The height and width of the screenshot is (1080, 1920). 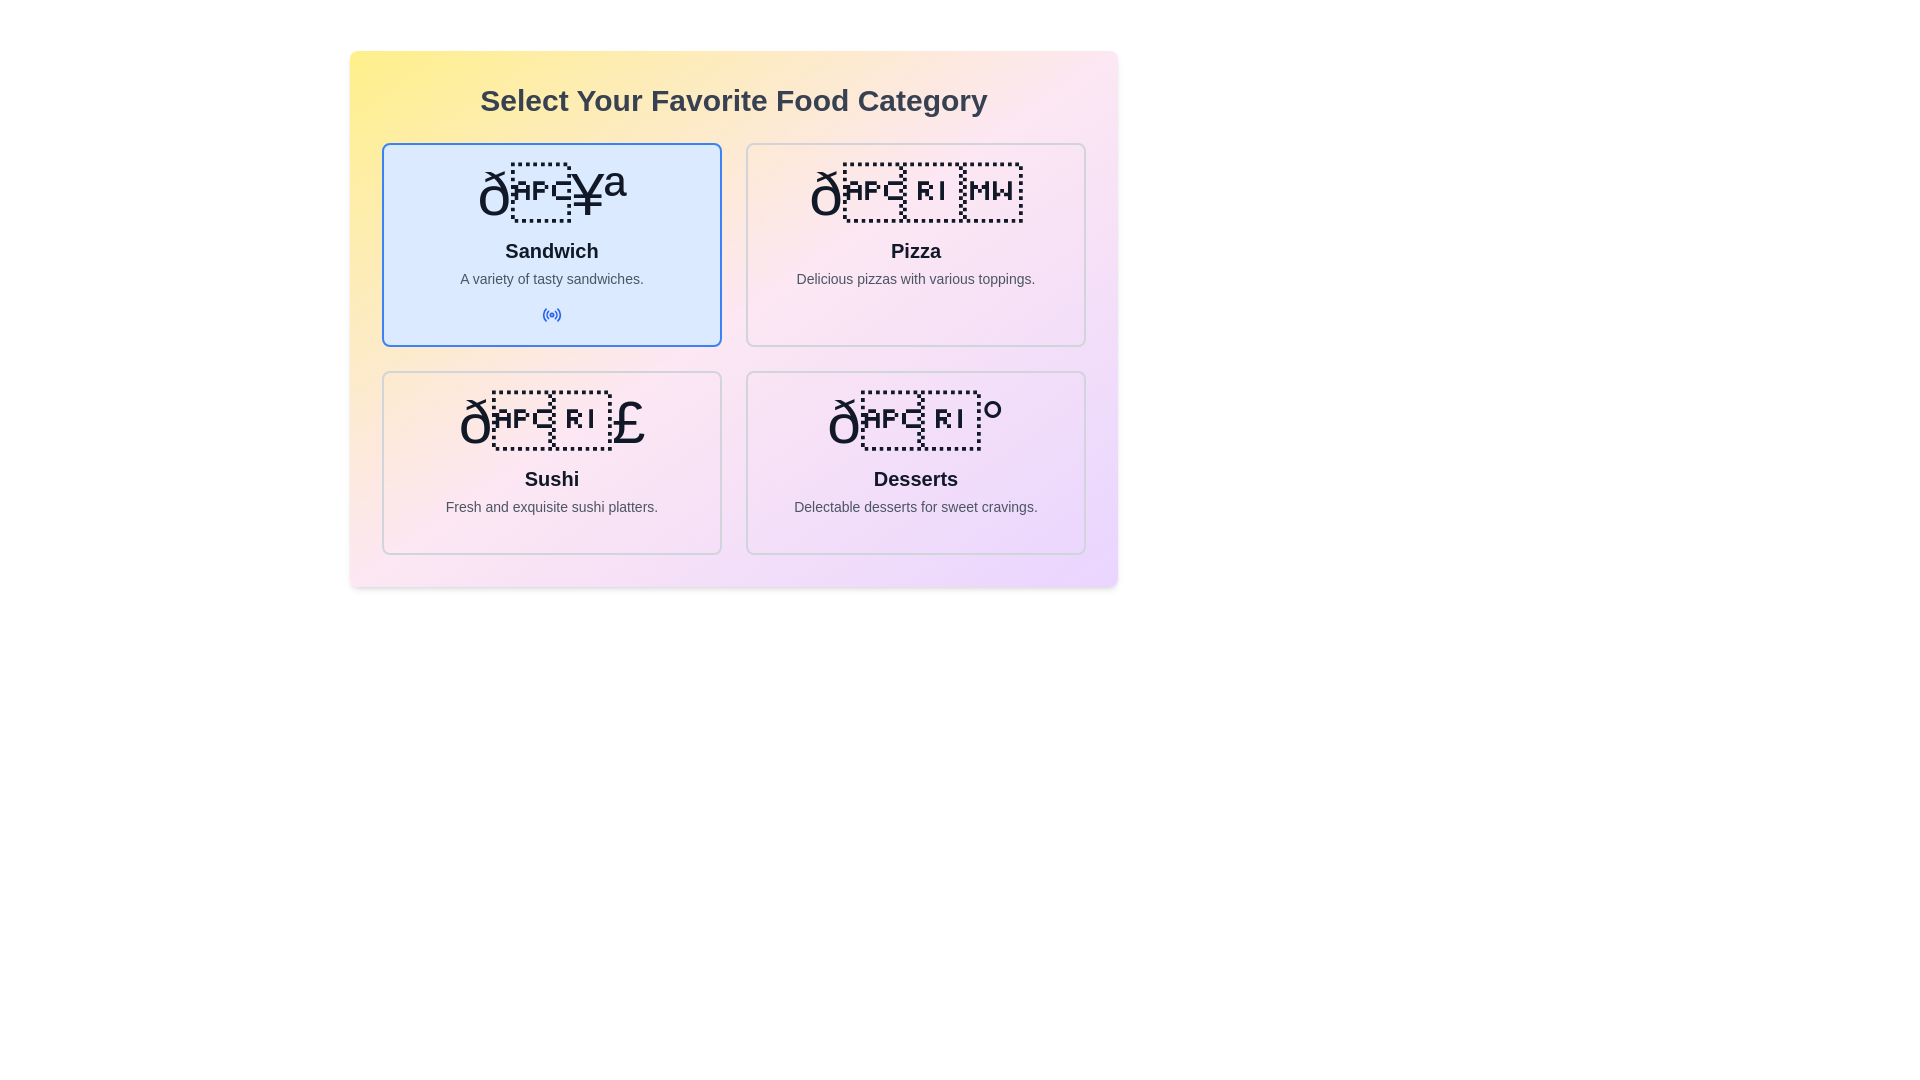 What do you see at coordinates (915, 244) in the screenshot?
I see `the 'Pizza' category card, which is the second item in a grid of four in the top-right quadrant, adjacent to 'Sandwich', 'Sushi', and 'Desserts'` at bounding box center [915, 244].